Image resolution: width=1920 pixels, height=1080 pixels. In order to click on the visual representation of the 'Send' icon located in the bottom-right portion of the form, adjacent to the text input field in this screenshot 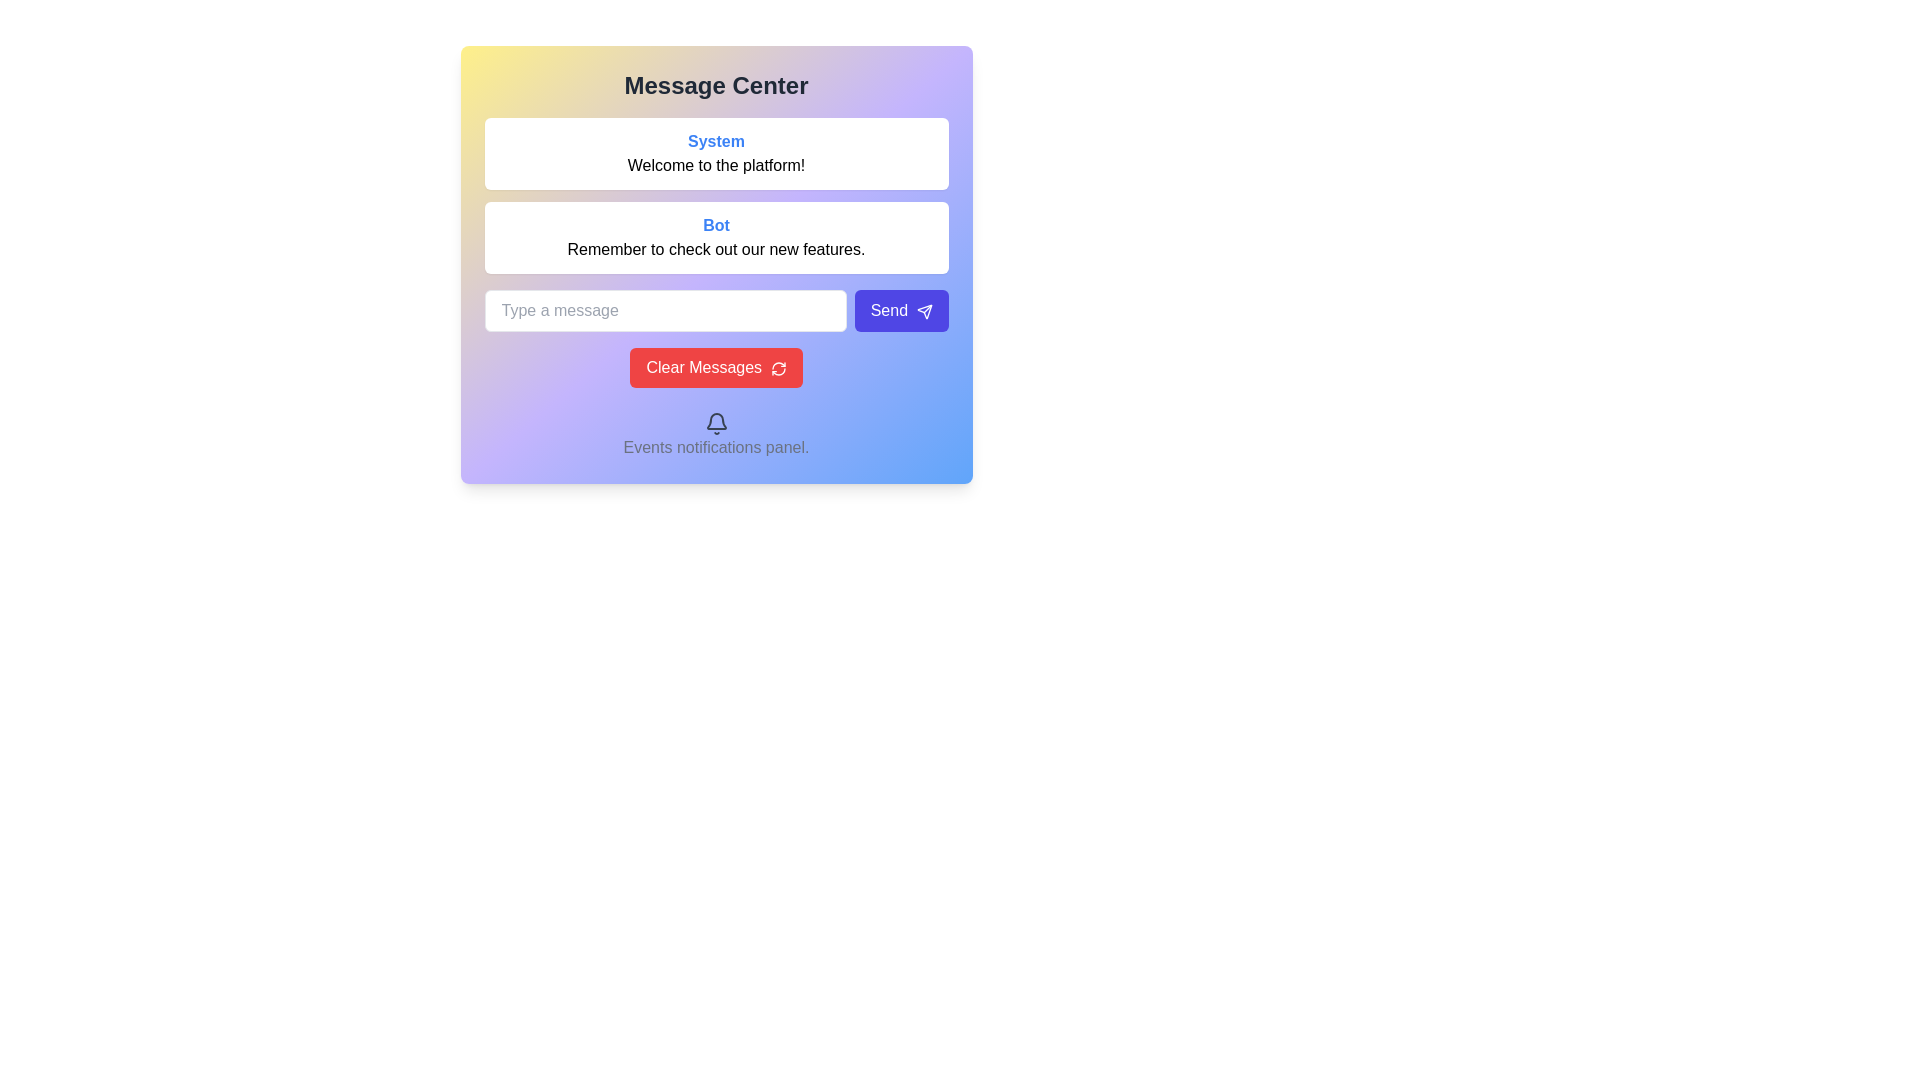, I will do `click(923, 311)`.